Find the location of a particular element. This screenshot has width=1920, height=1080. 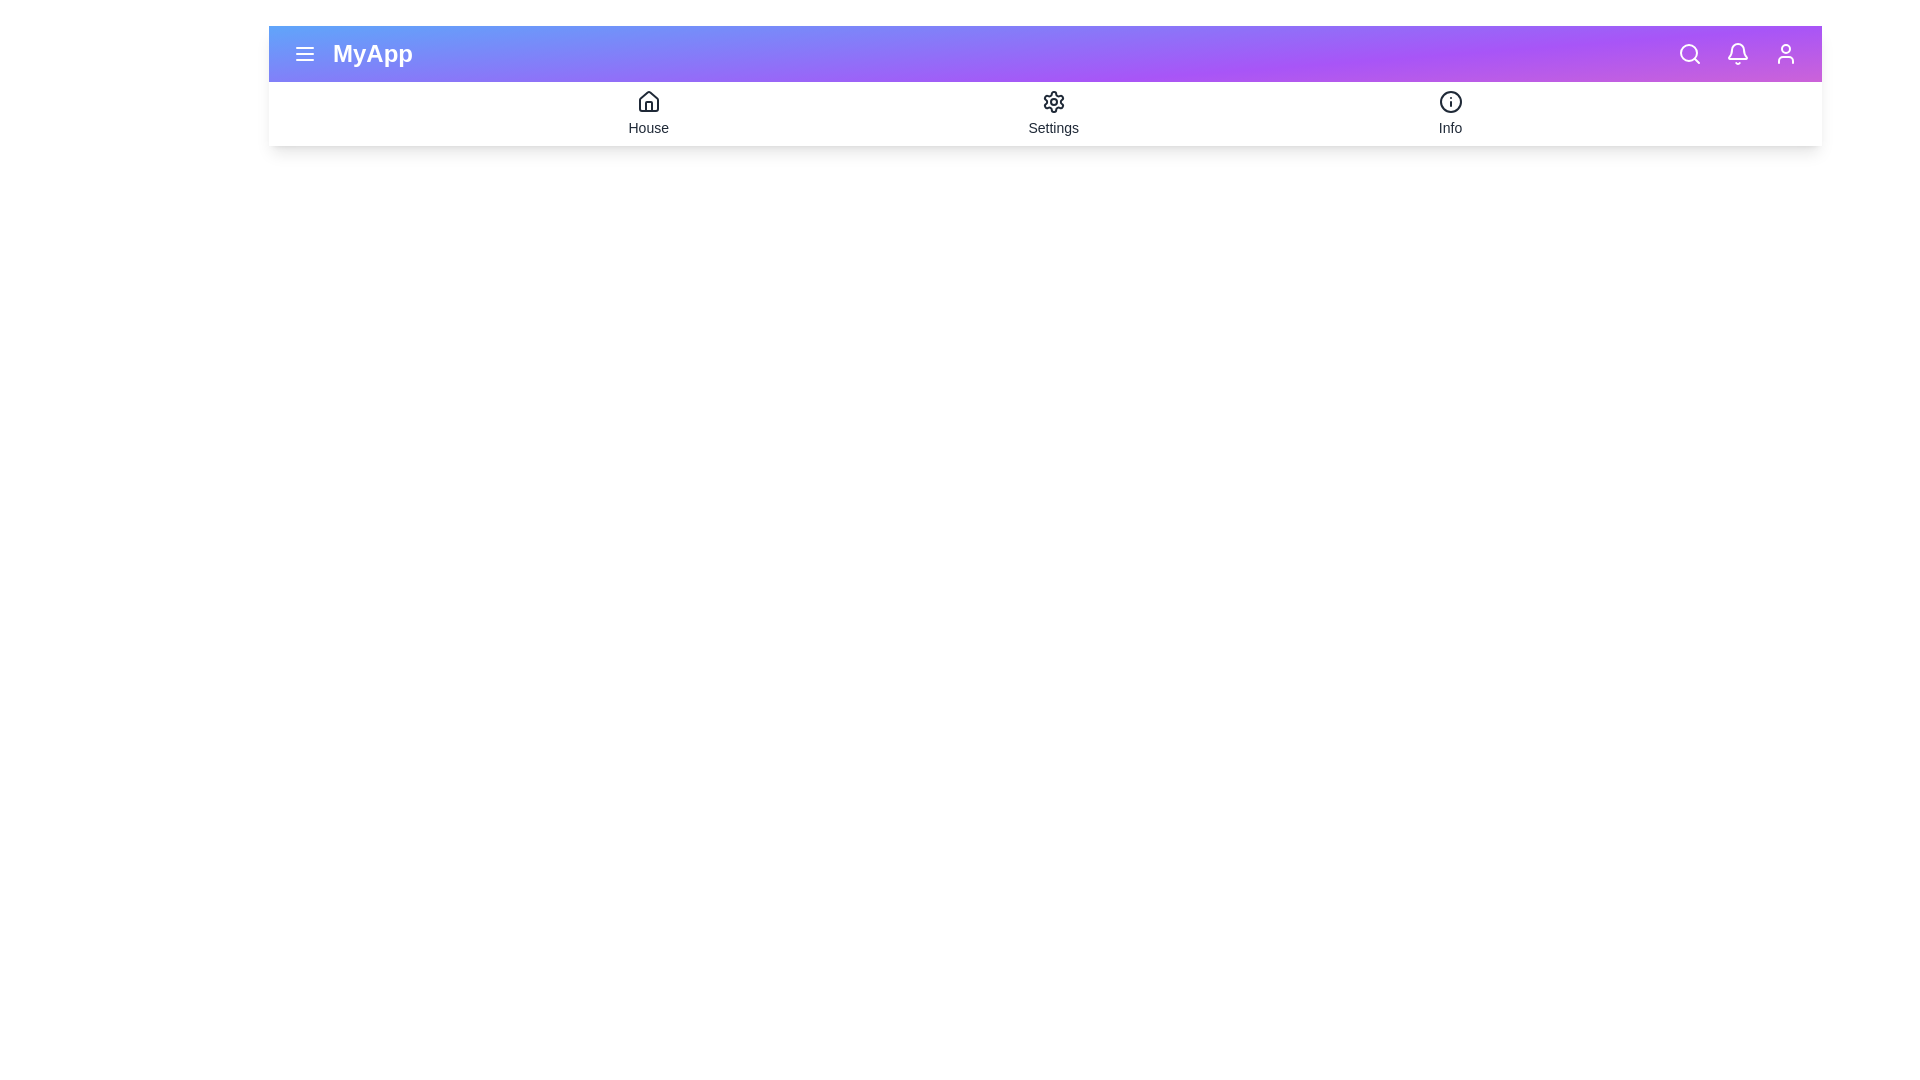

the icon home to preview its interaction is located at coordinates (648, 101).